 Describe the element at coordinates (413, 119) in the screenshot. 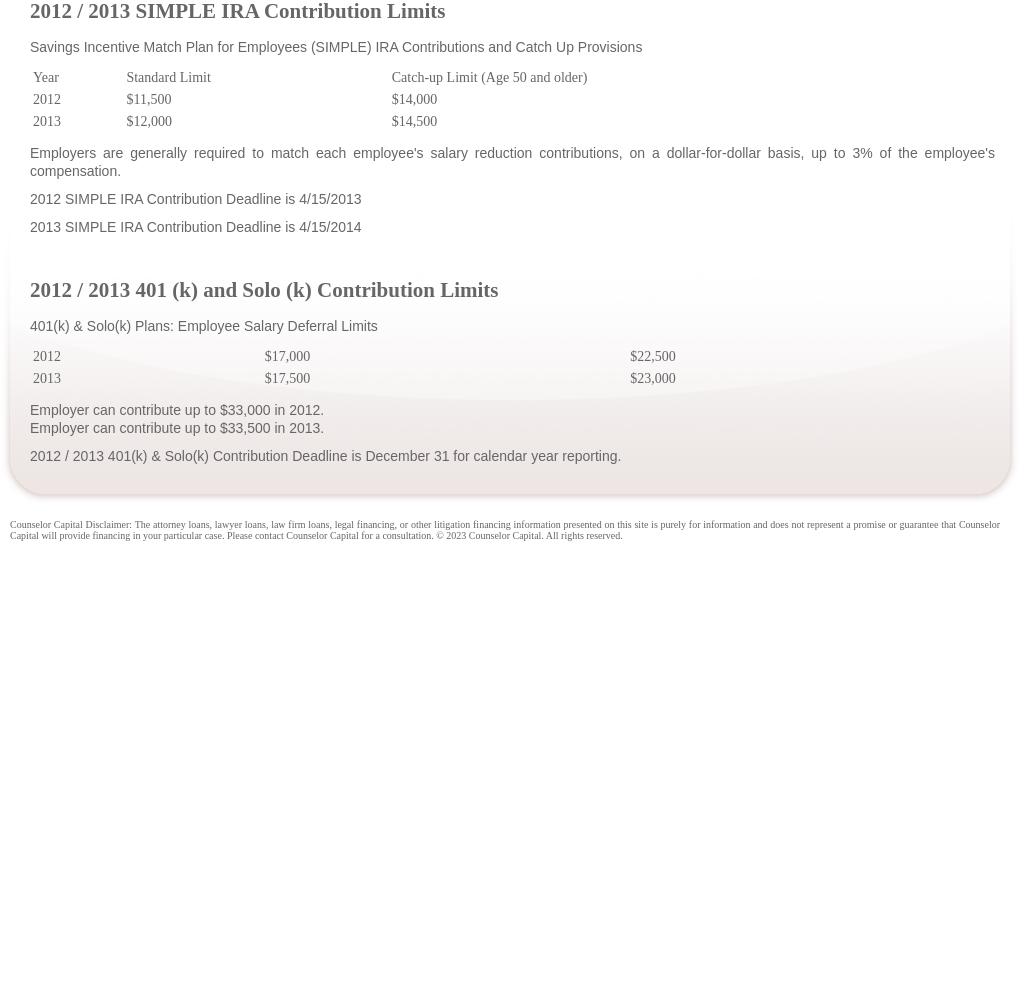

I see `'$14,500'` at that location.